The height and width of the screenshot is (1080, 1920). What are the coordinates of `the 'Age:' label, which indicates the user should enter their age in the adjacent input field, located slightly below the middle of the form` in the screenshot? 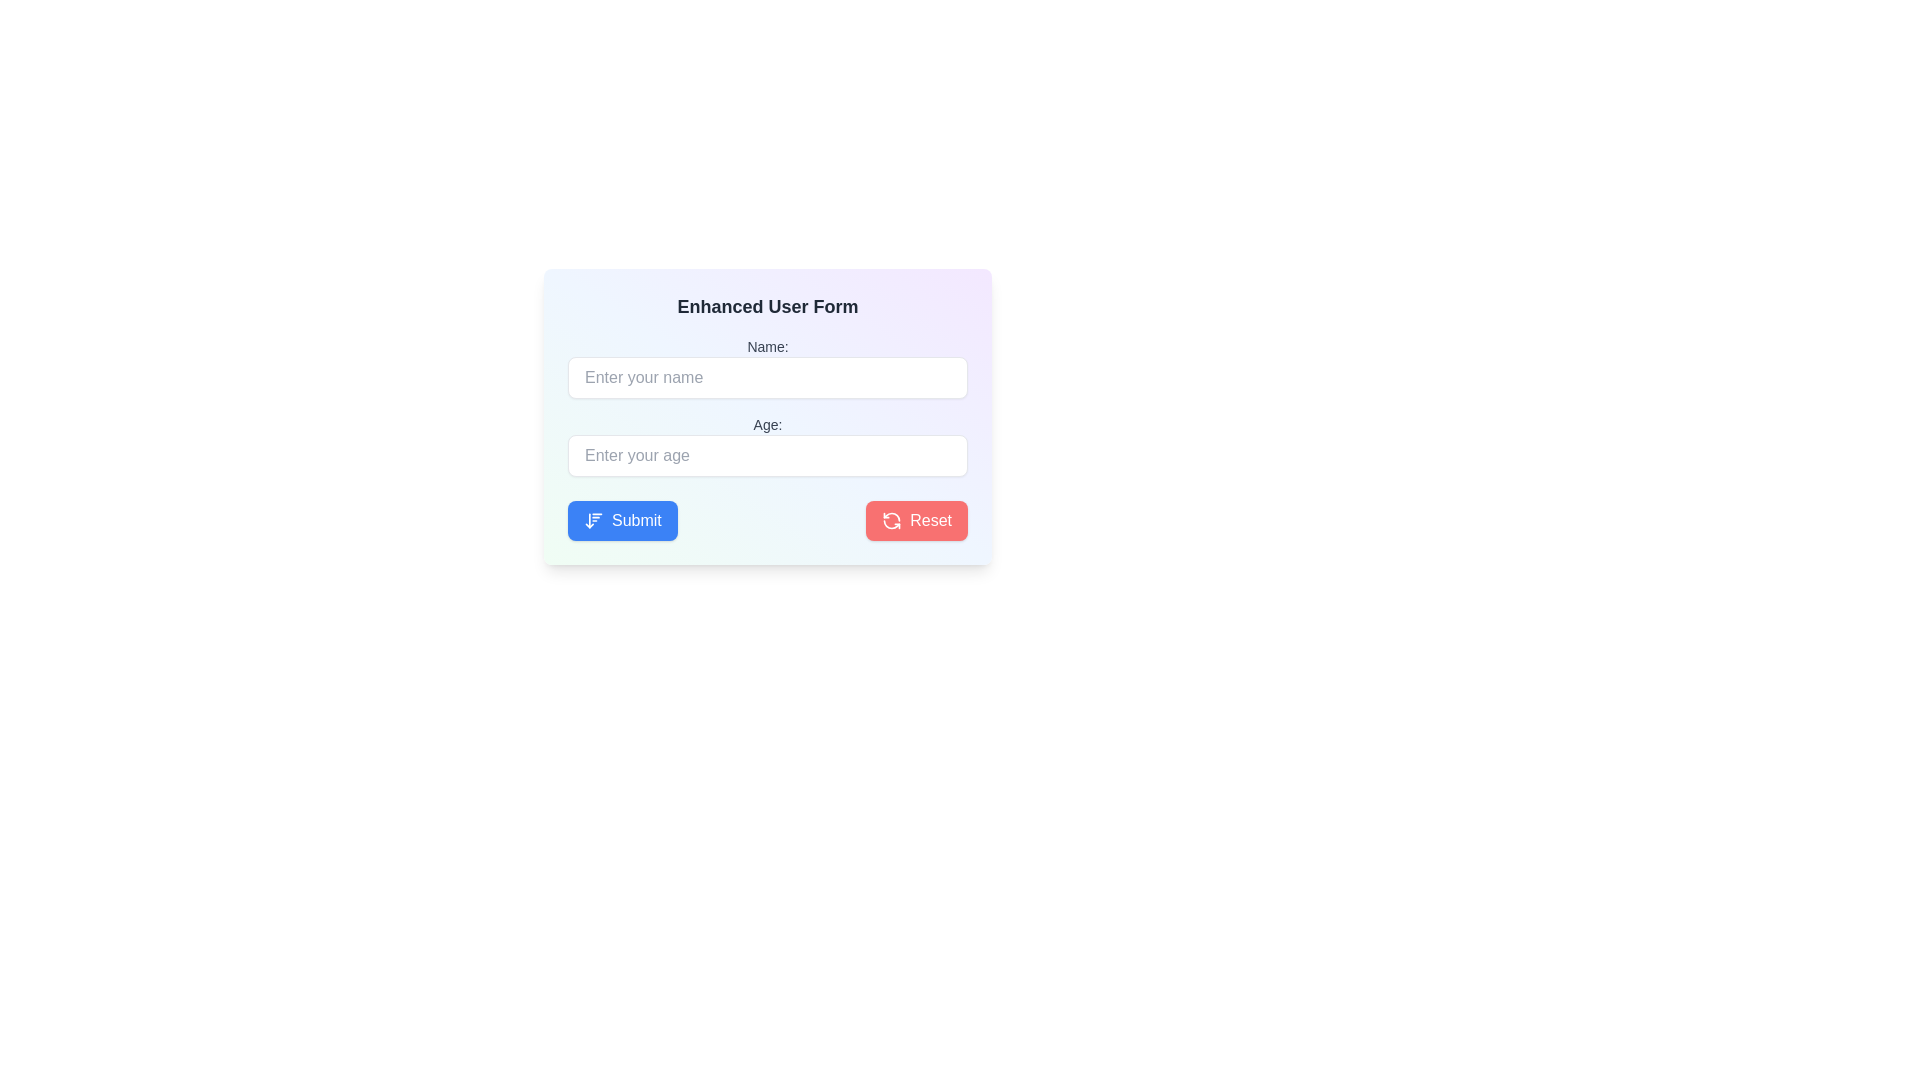 It's located at (767, 423).